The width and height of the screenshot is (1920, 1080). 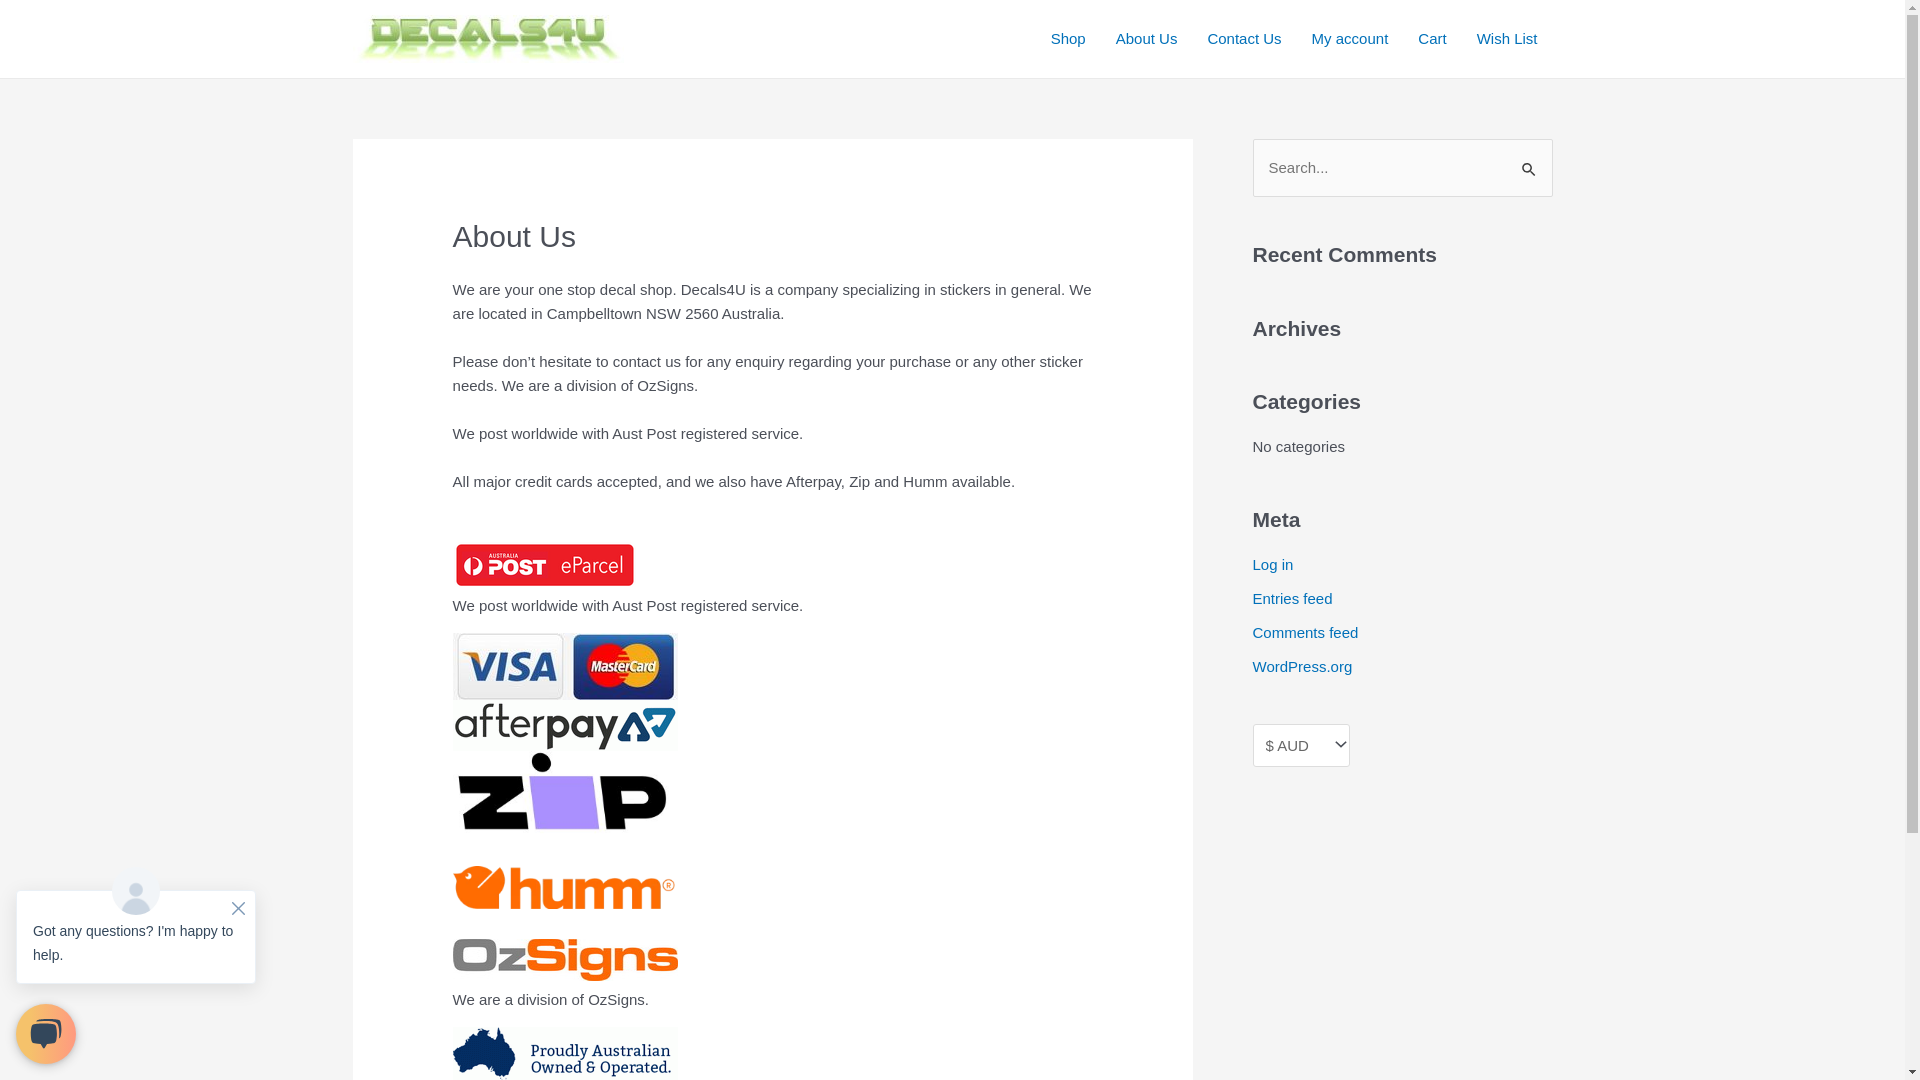 What do you see at coordinates (1271, 564) in the screenshot?
I see `'Log in'` at bounding box center [1271, 564].